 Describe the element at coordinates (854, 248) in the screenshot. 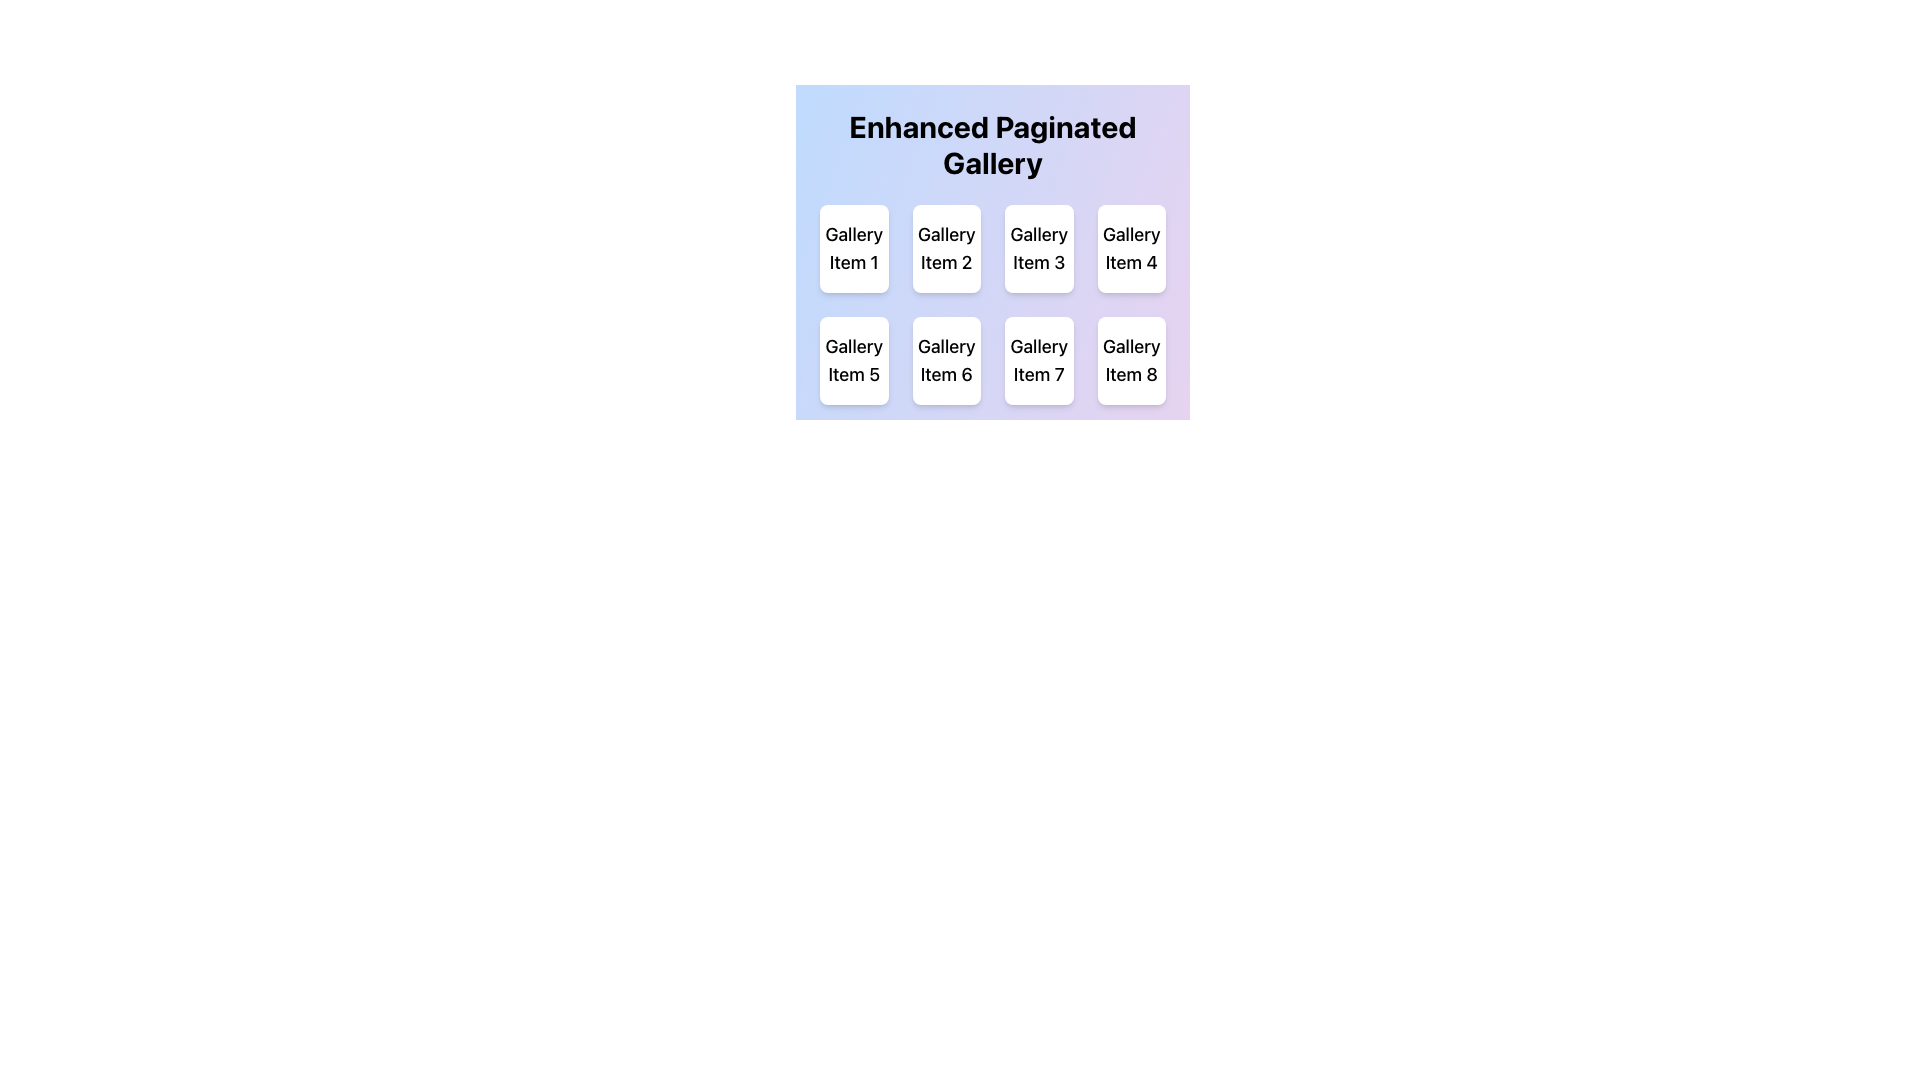

I see `text label styled as 'Gallery Item 1', which is centrally positioned in the first tile of the gallery interface` at that location.